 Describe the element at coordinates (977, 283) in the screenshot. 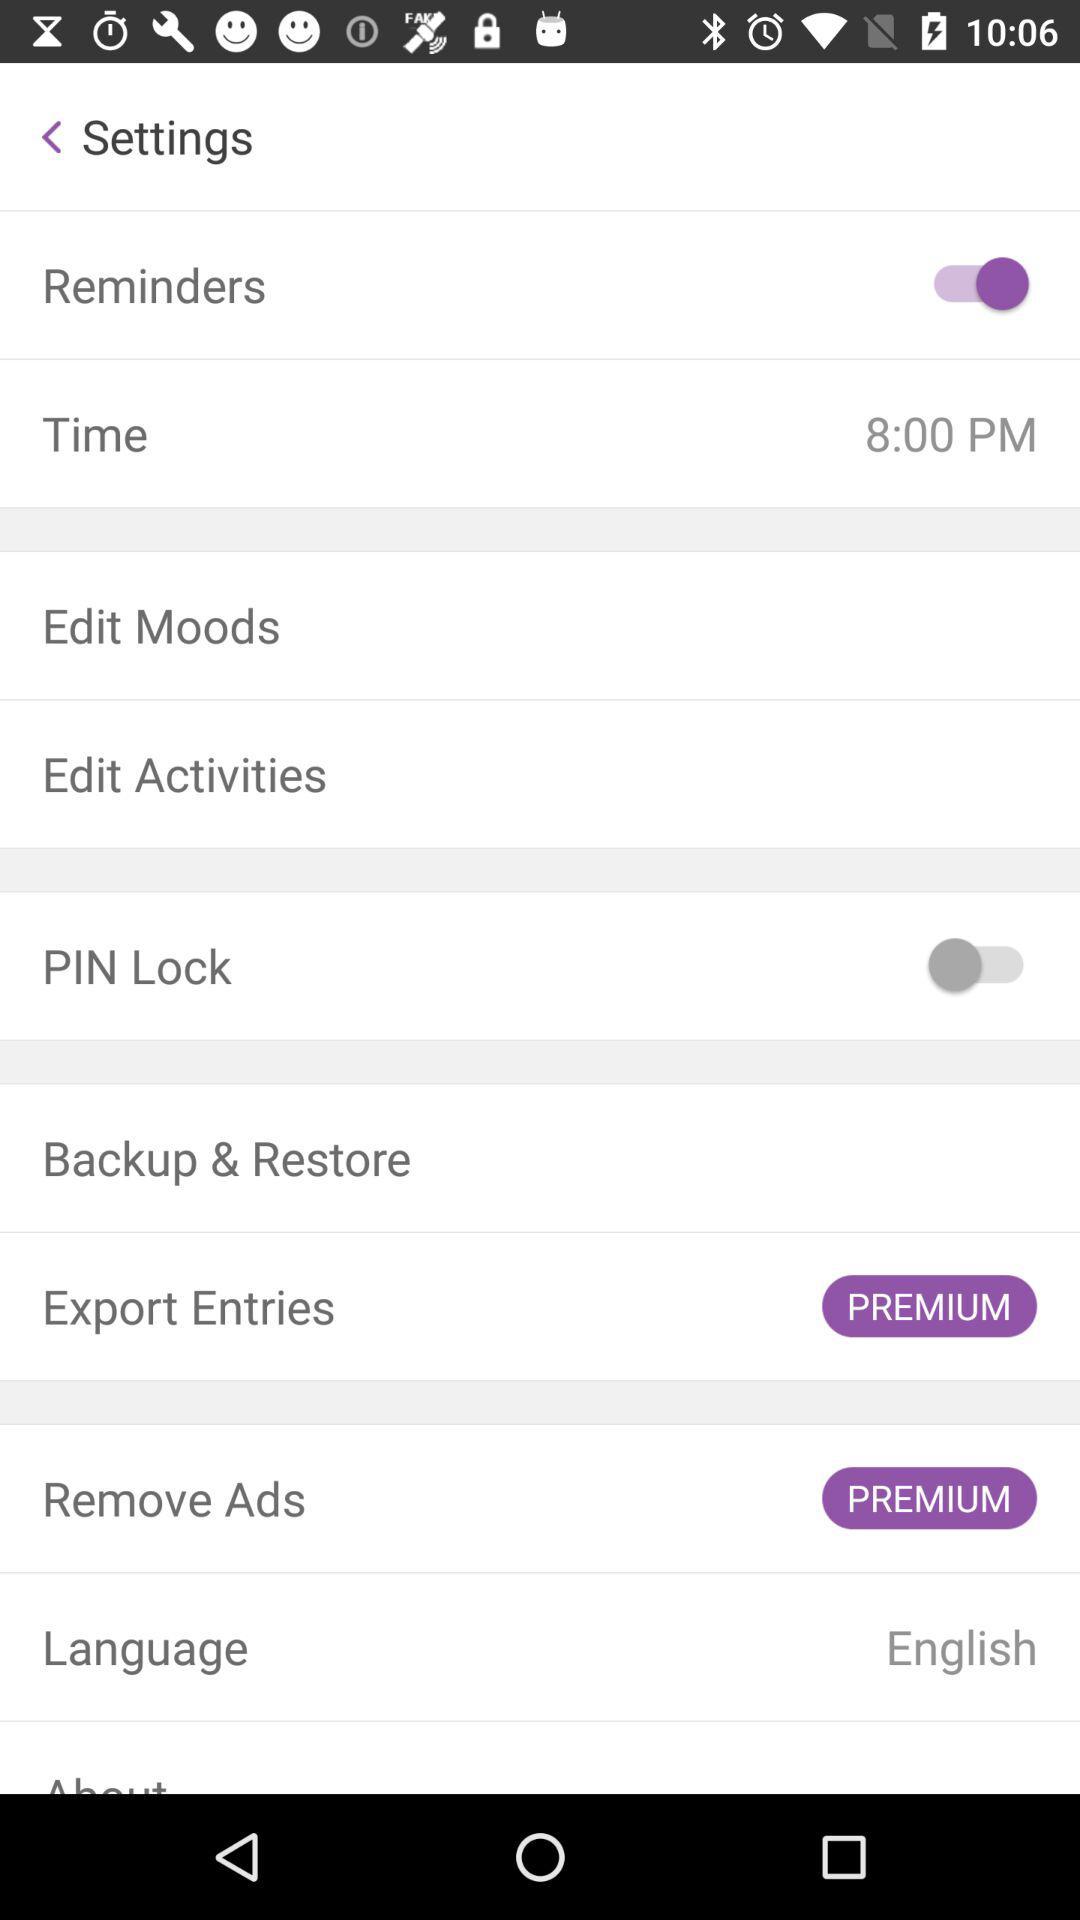

I see `reminder option` at that location.